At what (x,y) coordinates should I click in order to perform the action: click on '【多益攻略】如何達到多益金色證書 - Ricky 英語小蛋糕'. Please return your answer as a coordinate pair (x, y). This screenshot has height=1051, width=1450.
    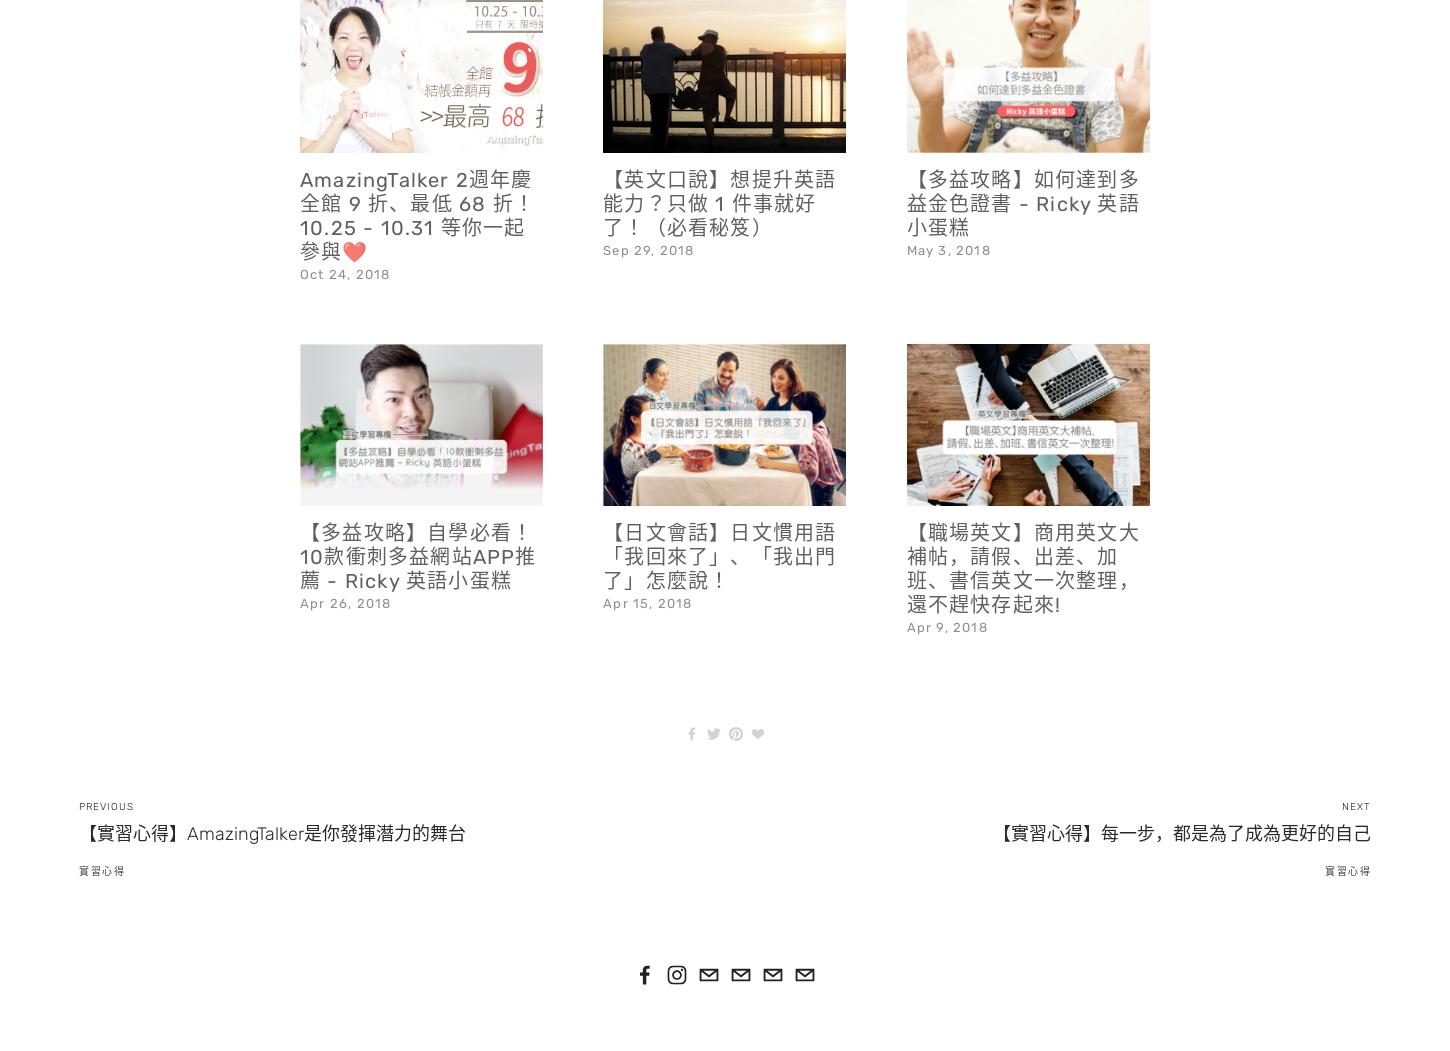
    Looking at the image, I should click on (1022, 150).